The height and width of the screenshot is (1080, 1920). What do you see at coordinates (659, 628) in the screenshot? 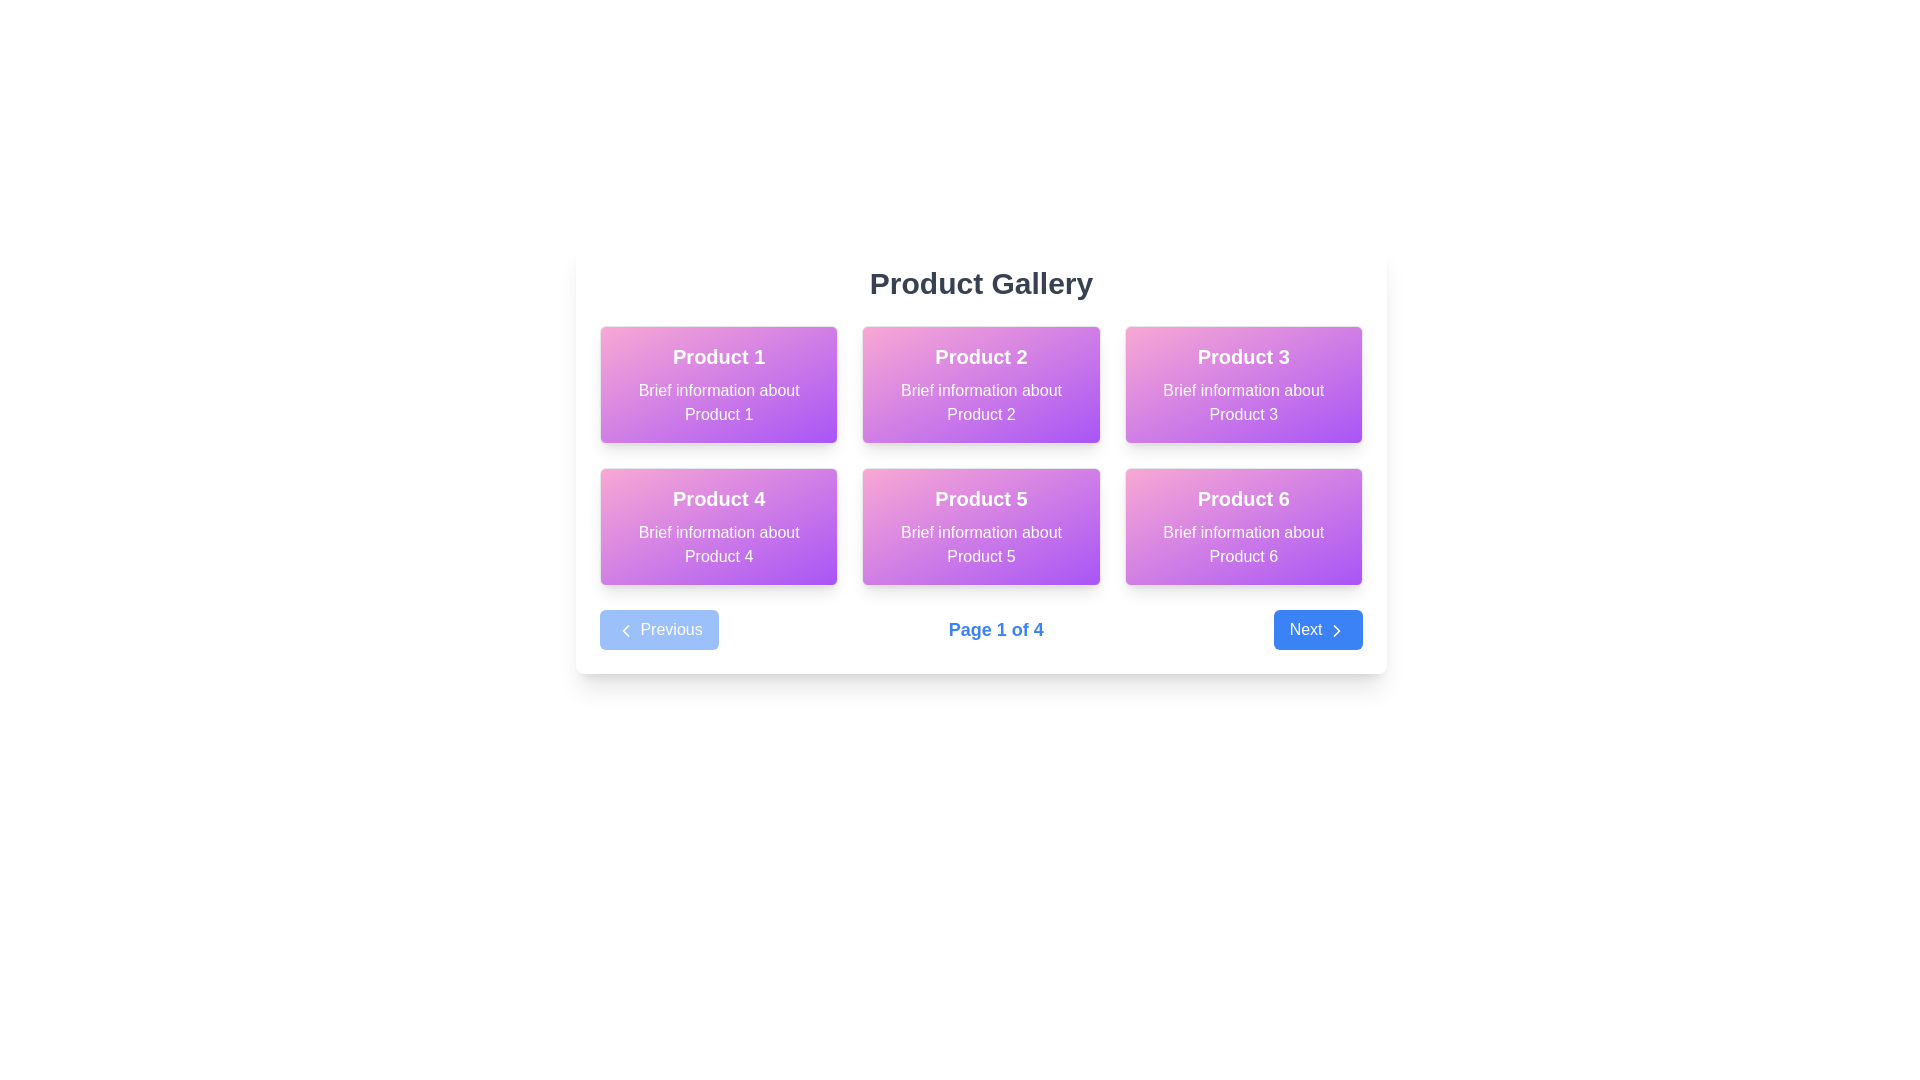
I see `the 'Previous' button, which has a blue background, white text, and a left-chevron icon, located to the left of the 'Page 1 of 4' label in the pagination section` at bounding box center [659, 628].